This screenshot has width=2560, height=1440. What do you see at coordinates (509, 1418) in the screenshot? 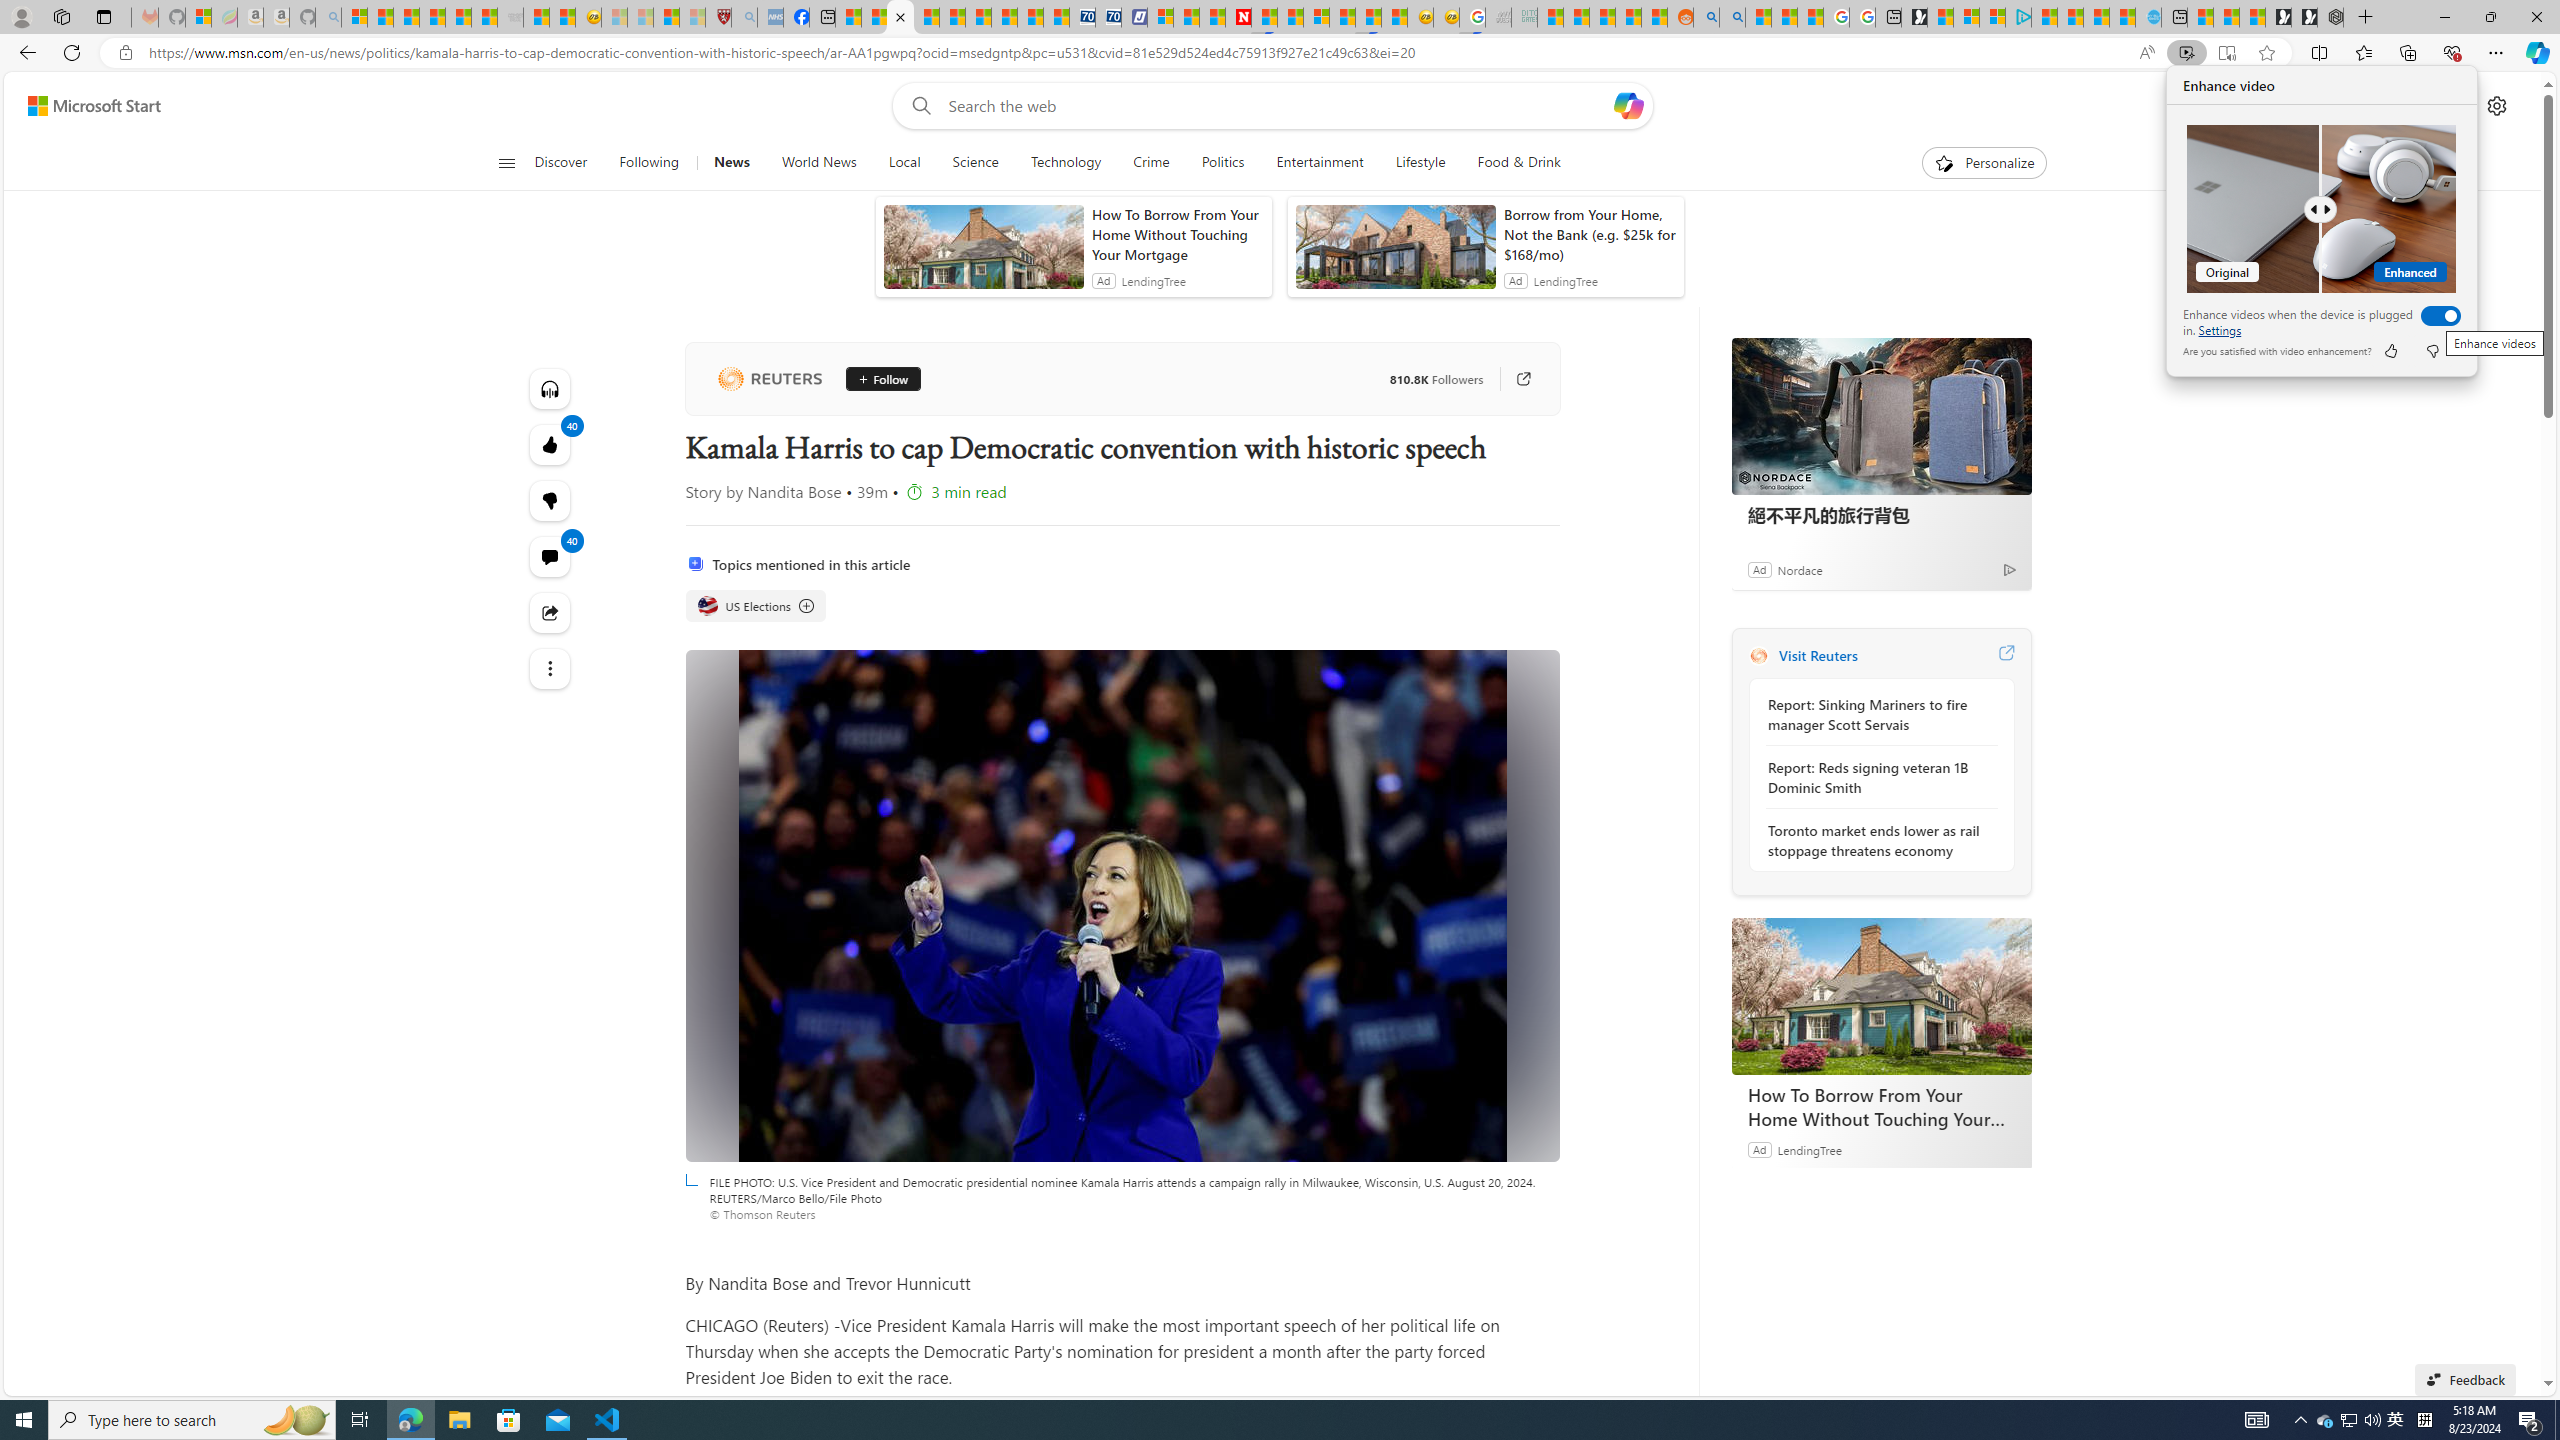
I see `'Microsoft Store'` at bounding box center [509, 1418].